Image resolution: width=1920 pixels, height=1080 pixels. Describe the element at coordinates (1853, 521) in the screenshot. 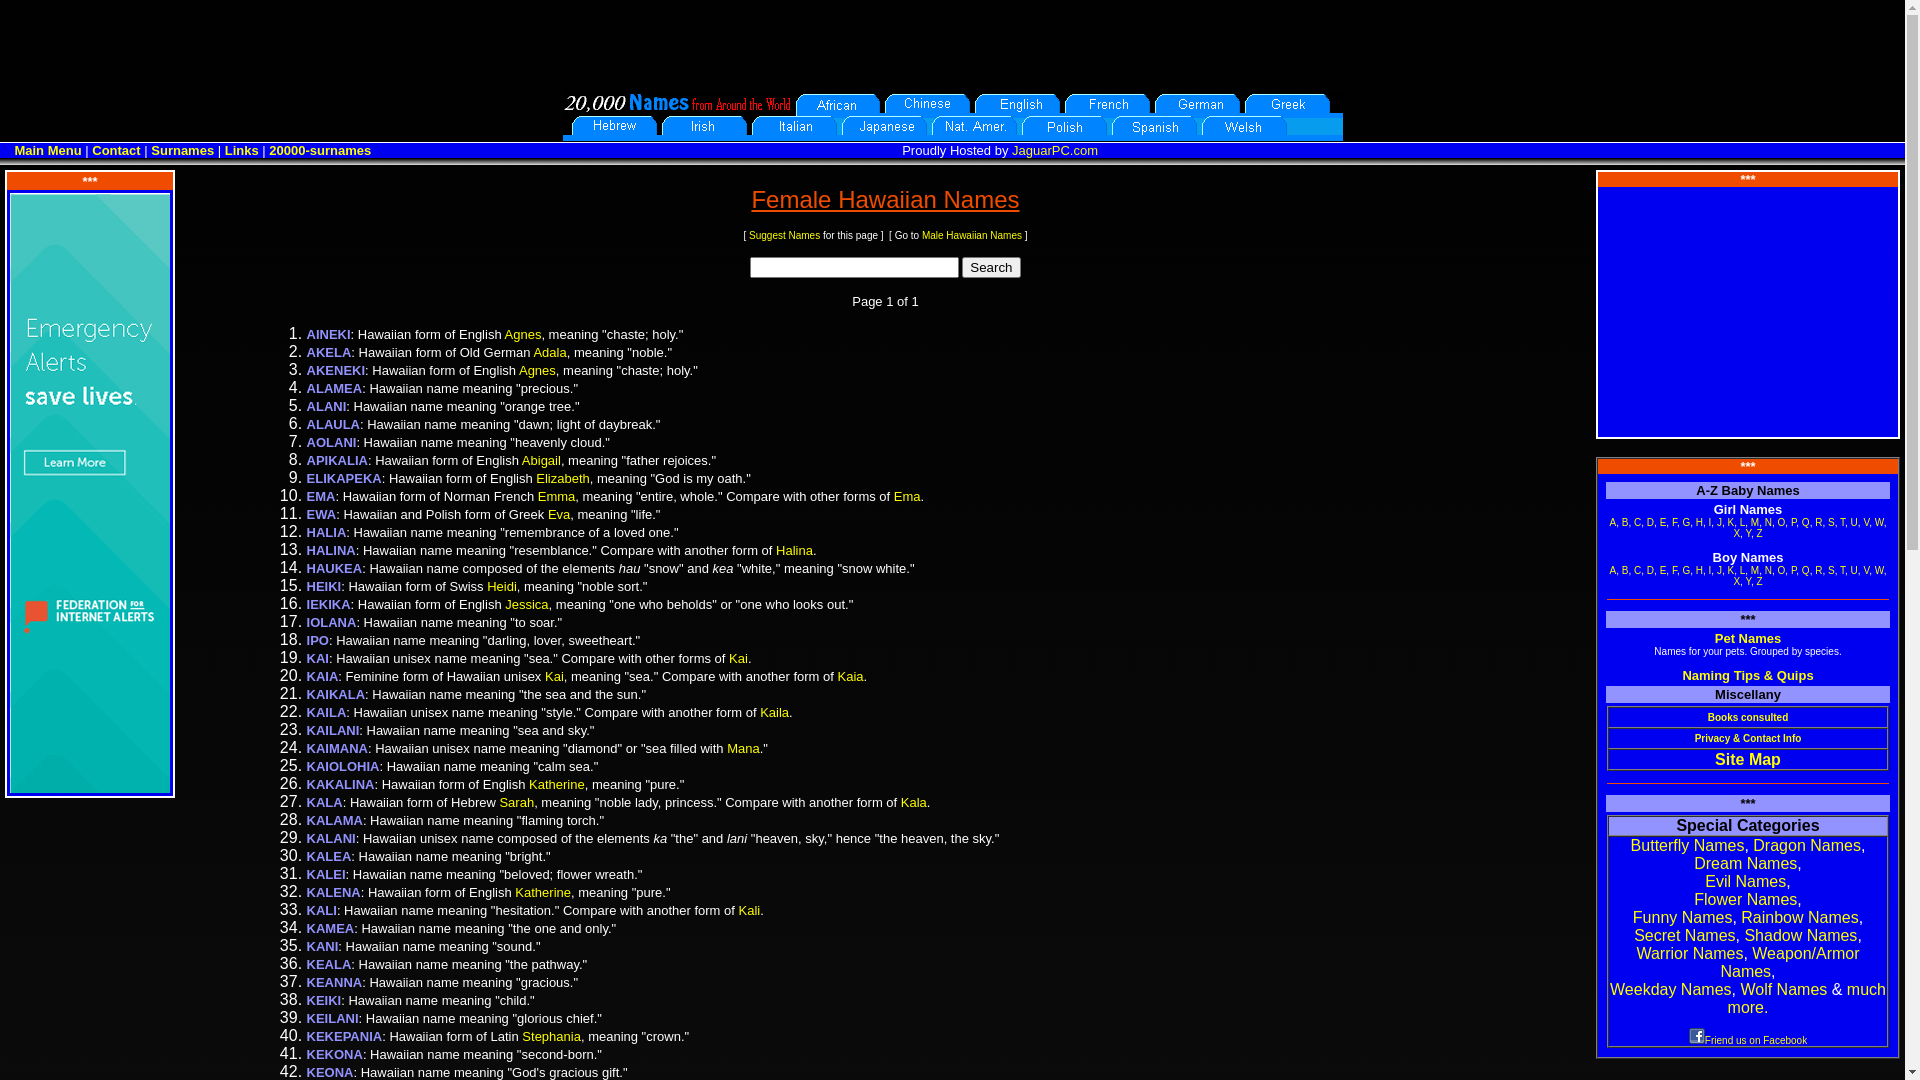

I see `'U'` at that location.